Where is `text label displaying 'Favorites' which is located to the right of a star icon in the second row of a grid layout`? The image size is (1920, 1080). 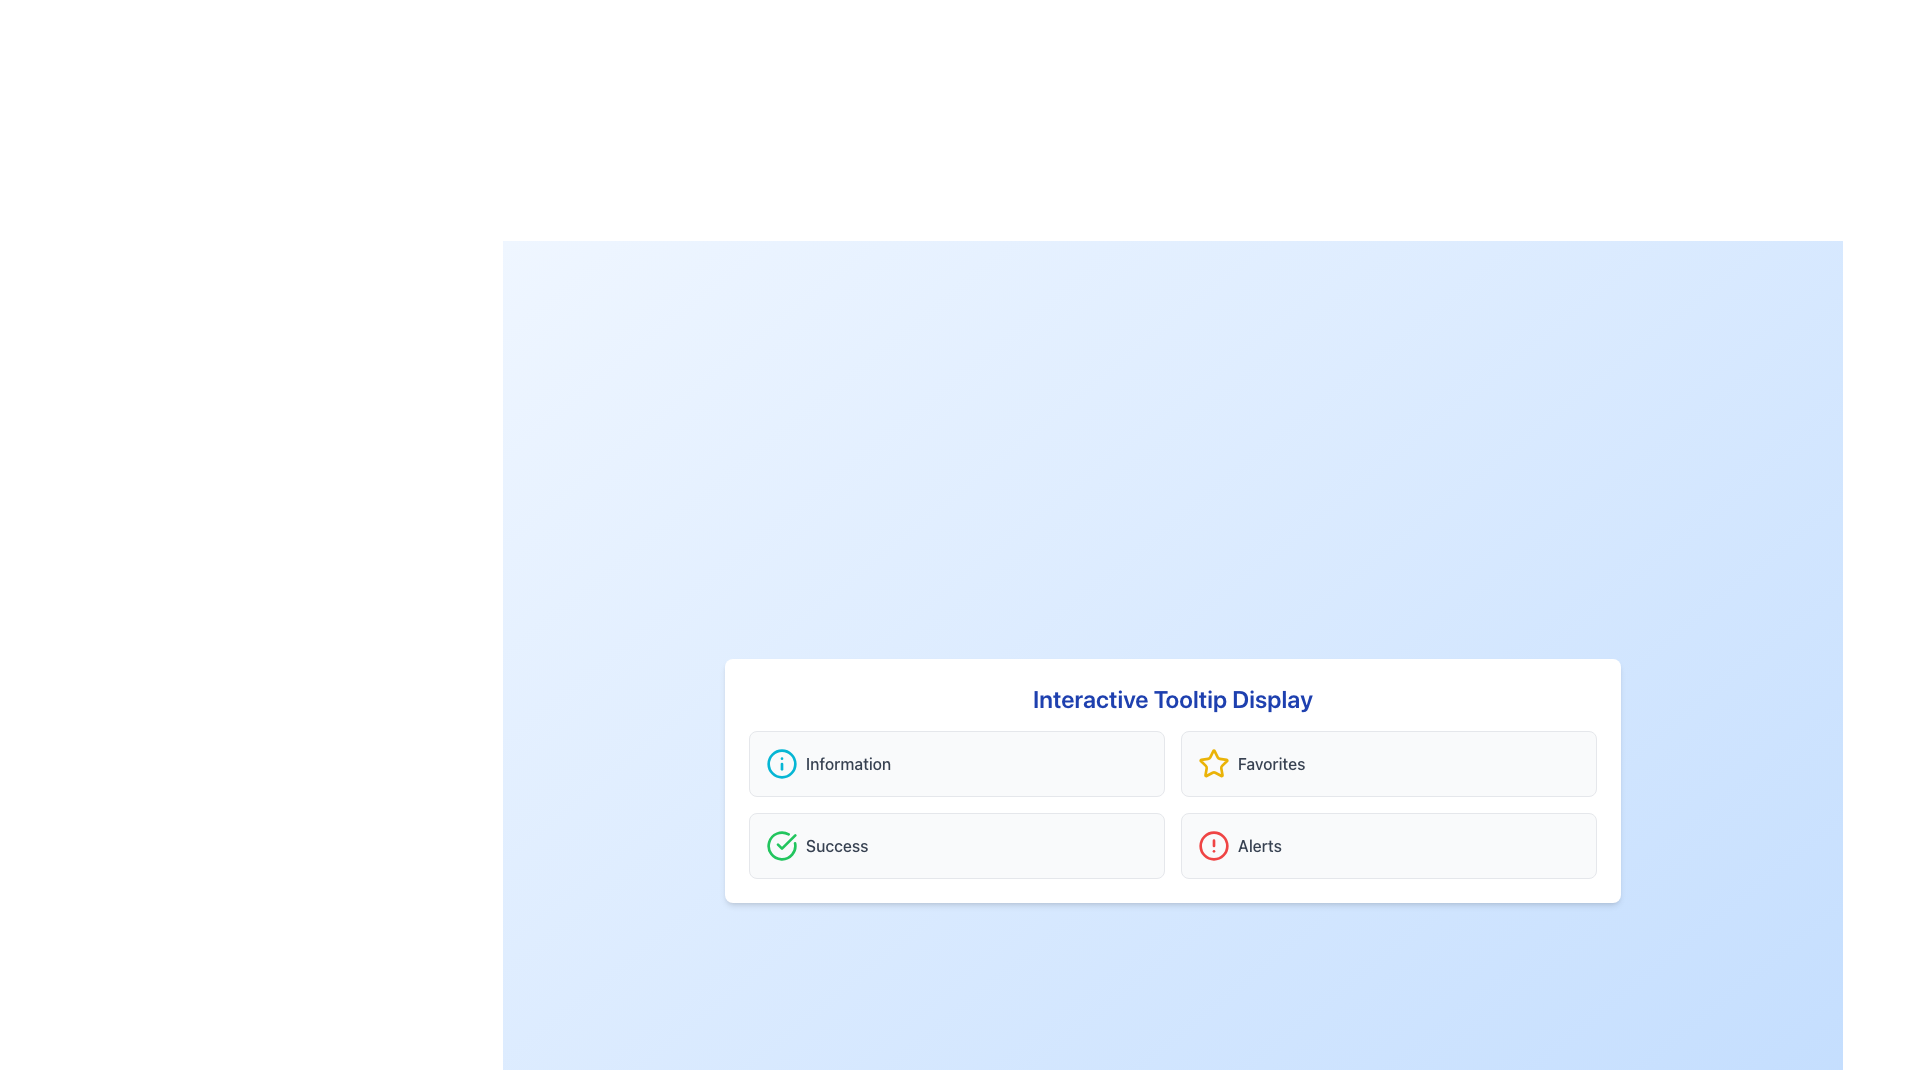
text label displaying 'Favorites' which is located to the right of a star icon in the second row of a grid layout is located at coordinates (1270, 763).